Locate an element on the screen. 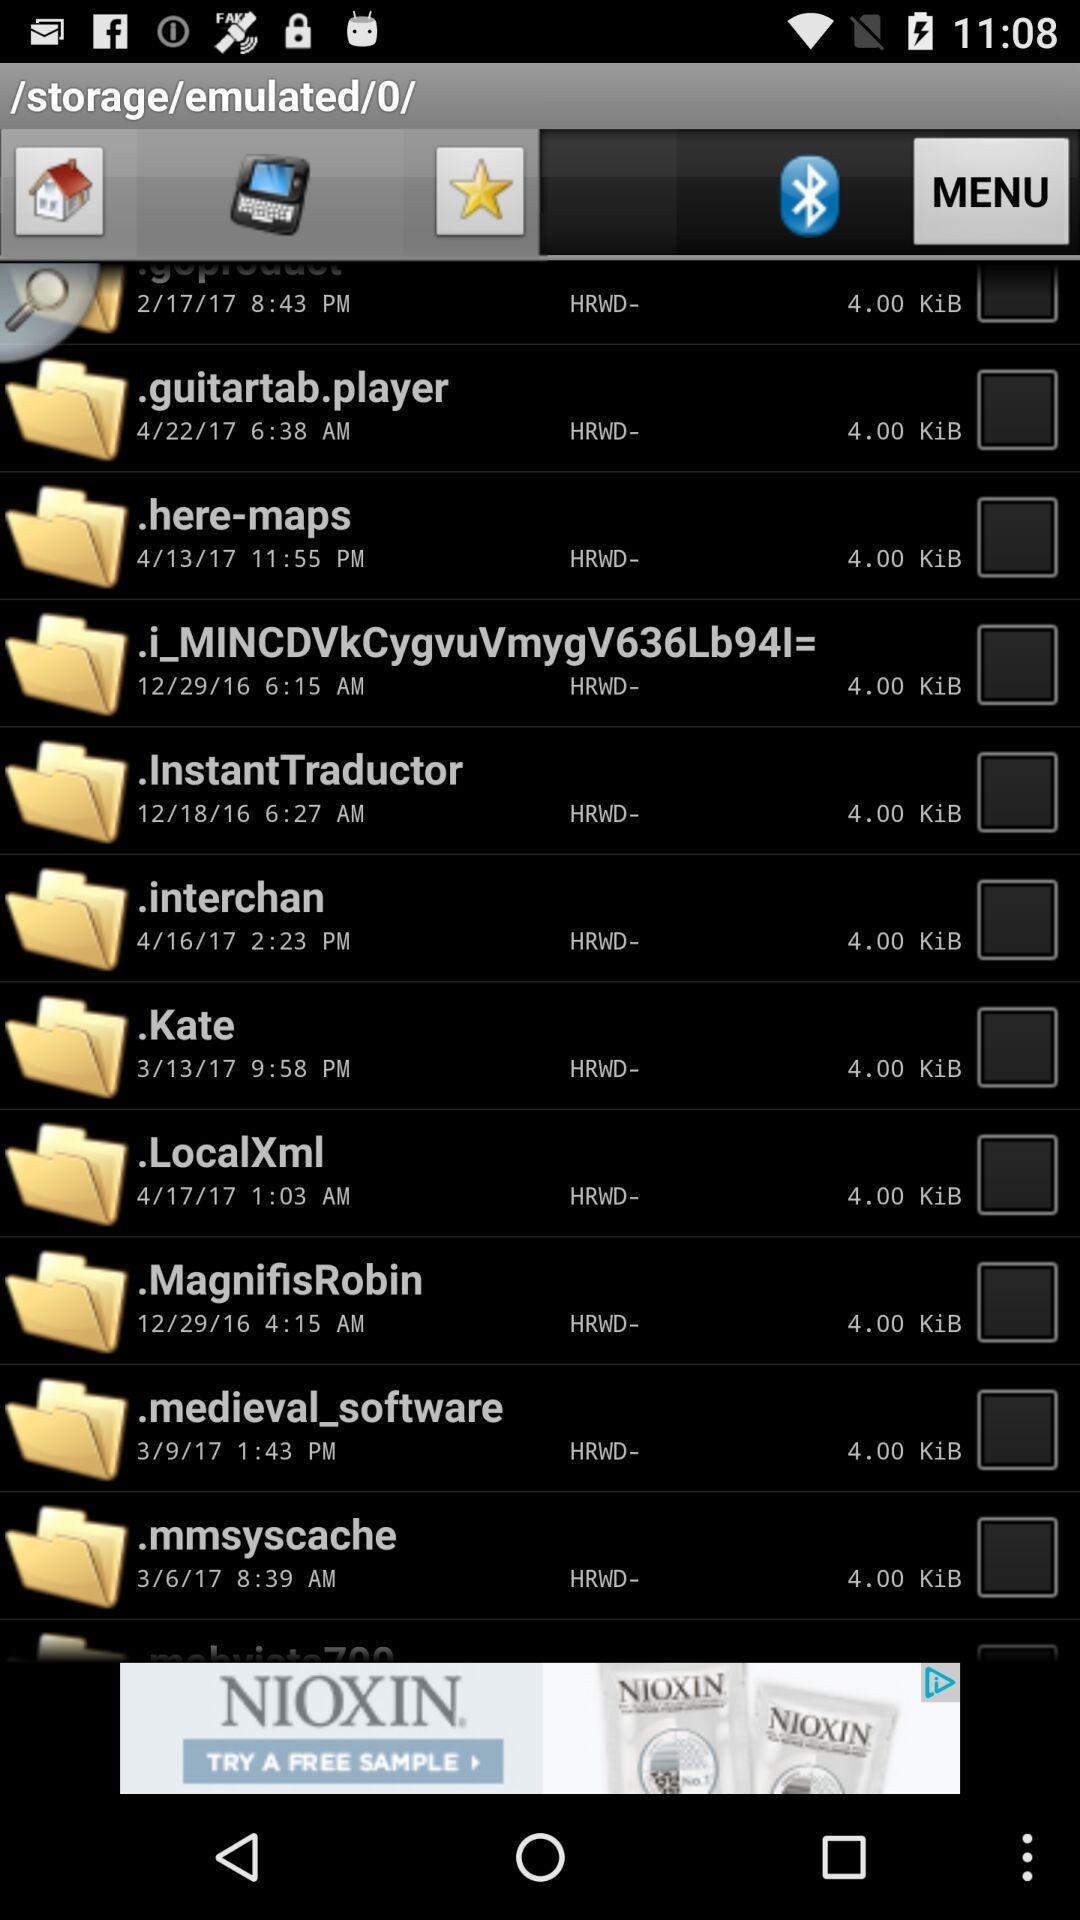 The height and width of the screenshot is (1920, 1080). folder is located at coordinates (1023, 302).